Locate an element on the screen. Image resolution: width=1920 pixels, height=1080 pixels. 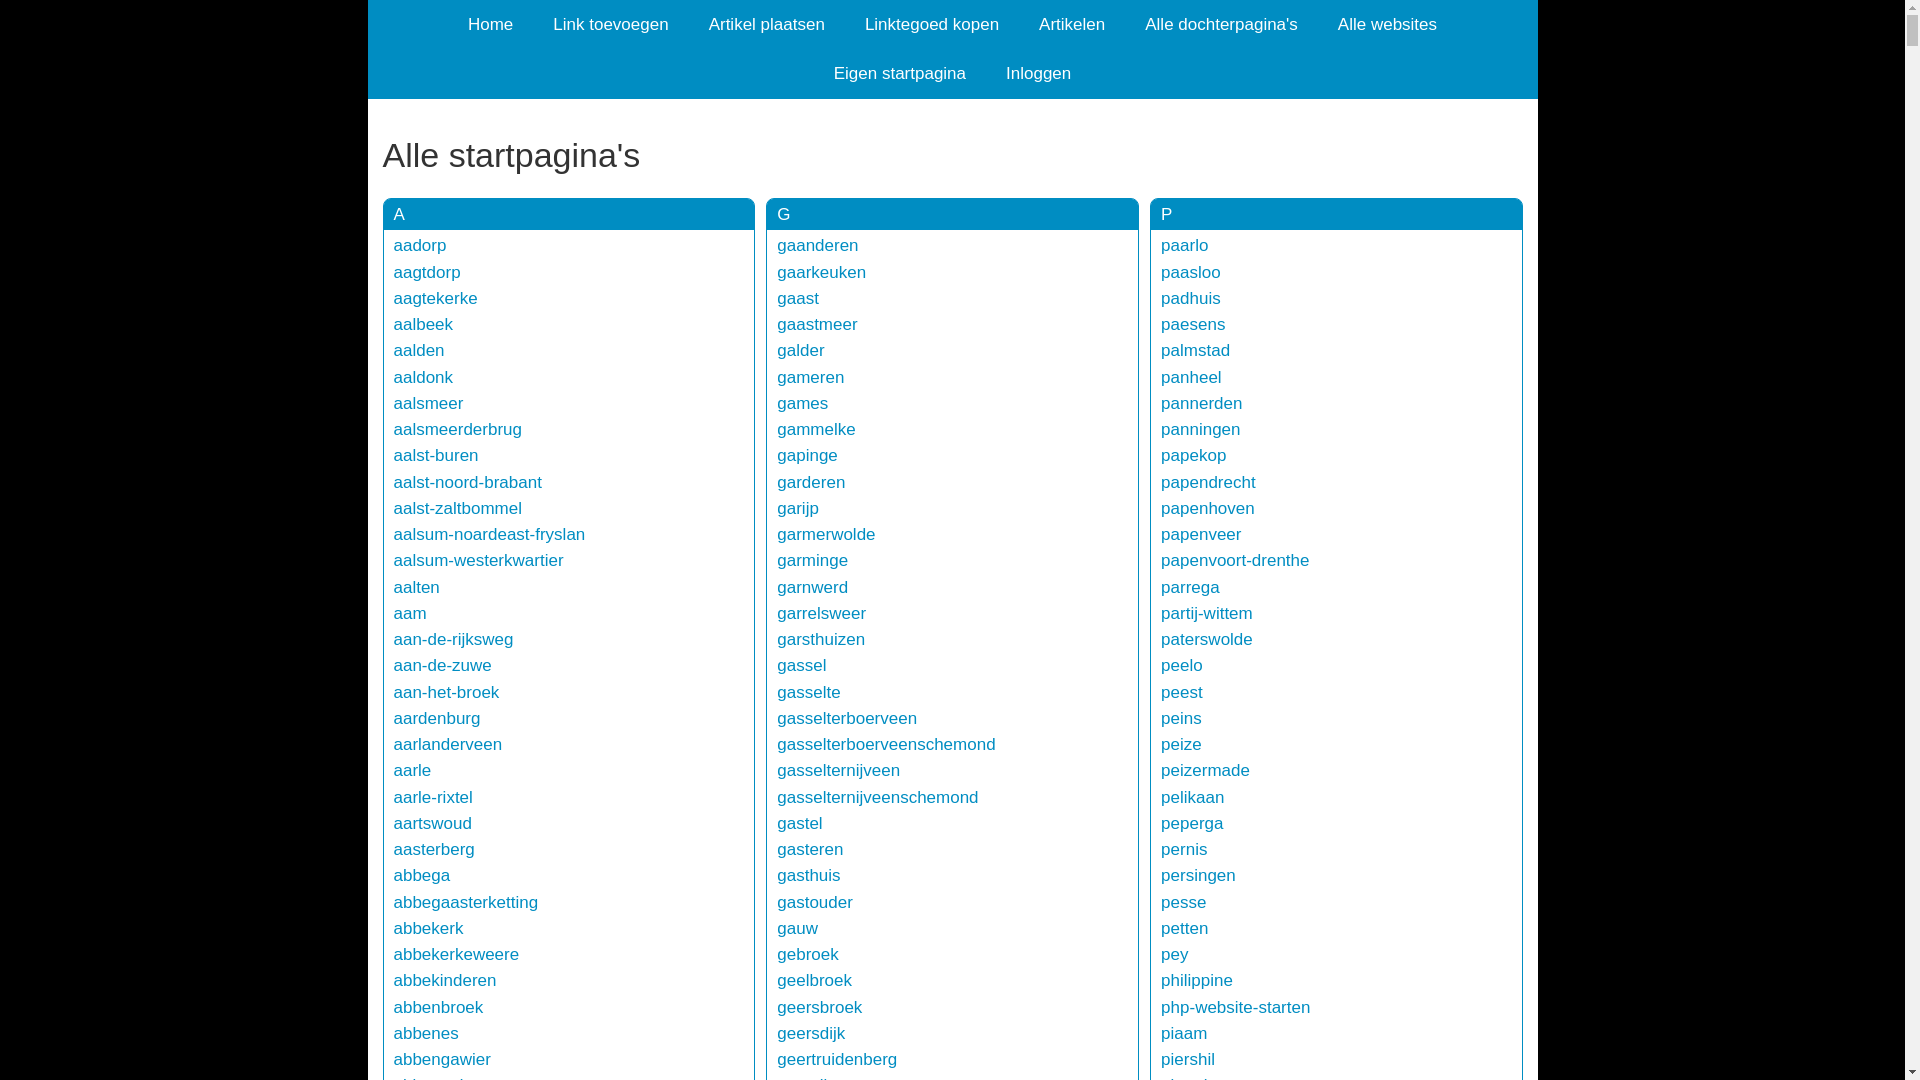
'gaarkeuken' is located at coordinates (821, 272).